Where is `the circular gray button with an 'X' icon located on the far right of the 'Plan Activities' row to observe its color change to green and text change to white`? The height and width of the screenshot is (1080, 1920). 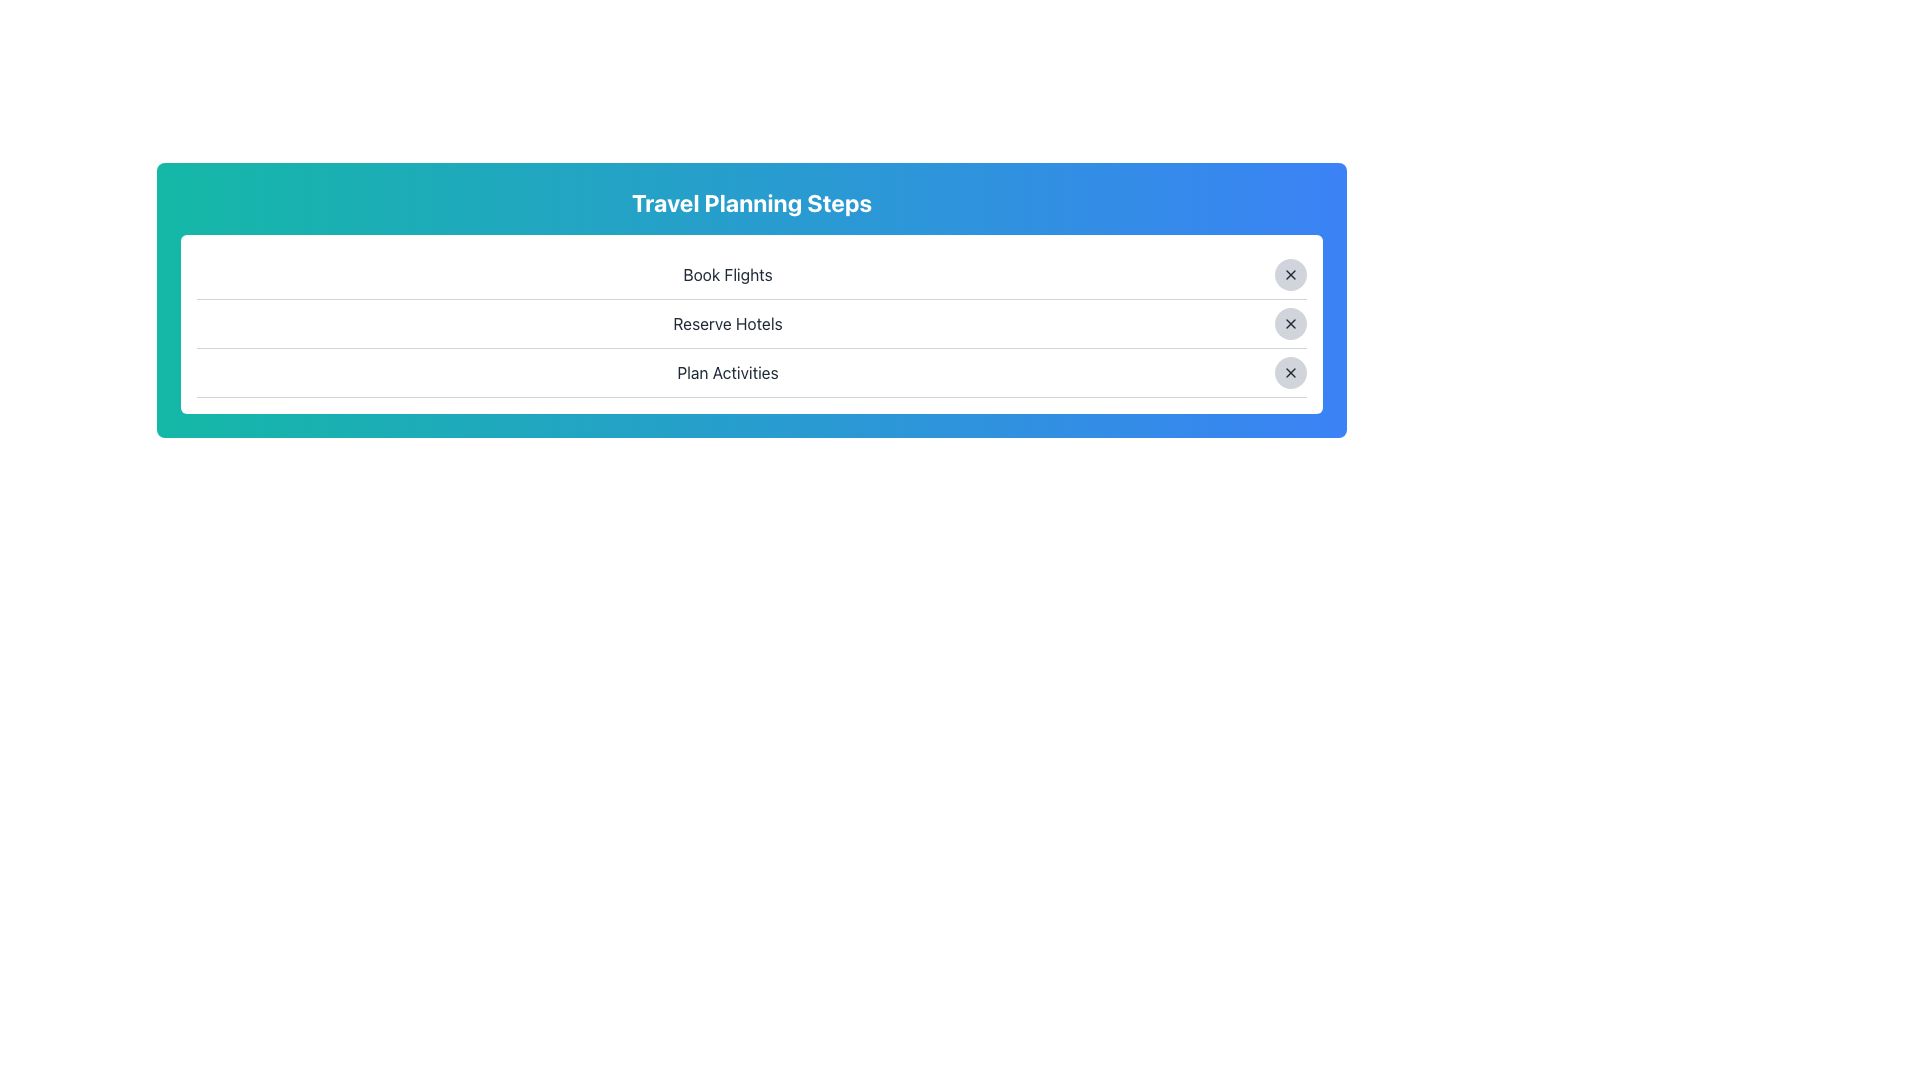 the circular gray button with an 'X' icon located on the far right of the 'Plan Activities' row to observe its color change to green and text change to white is located at coordinates (1291, 373).